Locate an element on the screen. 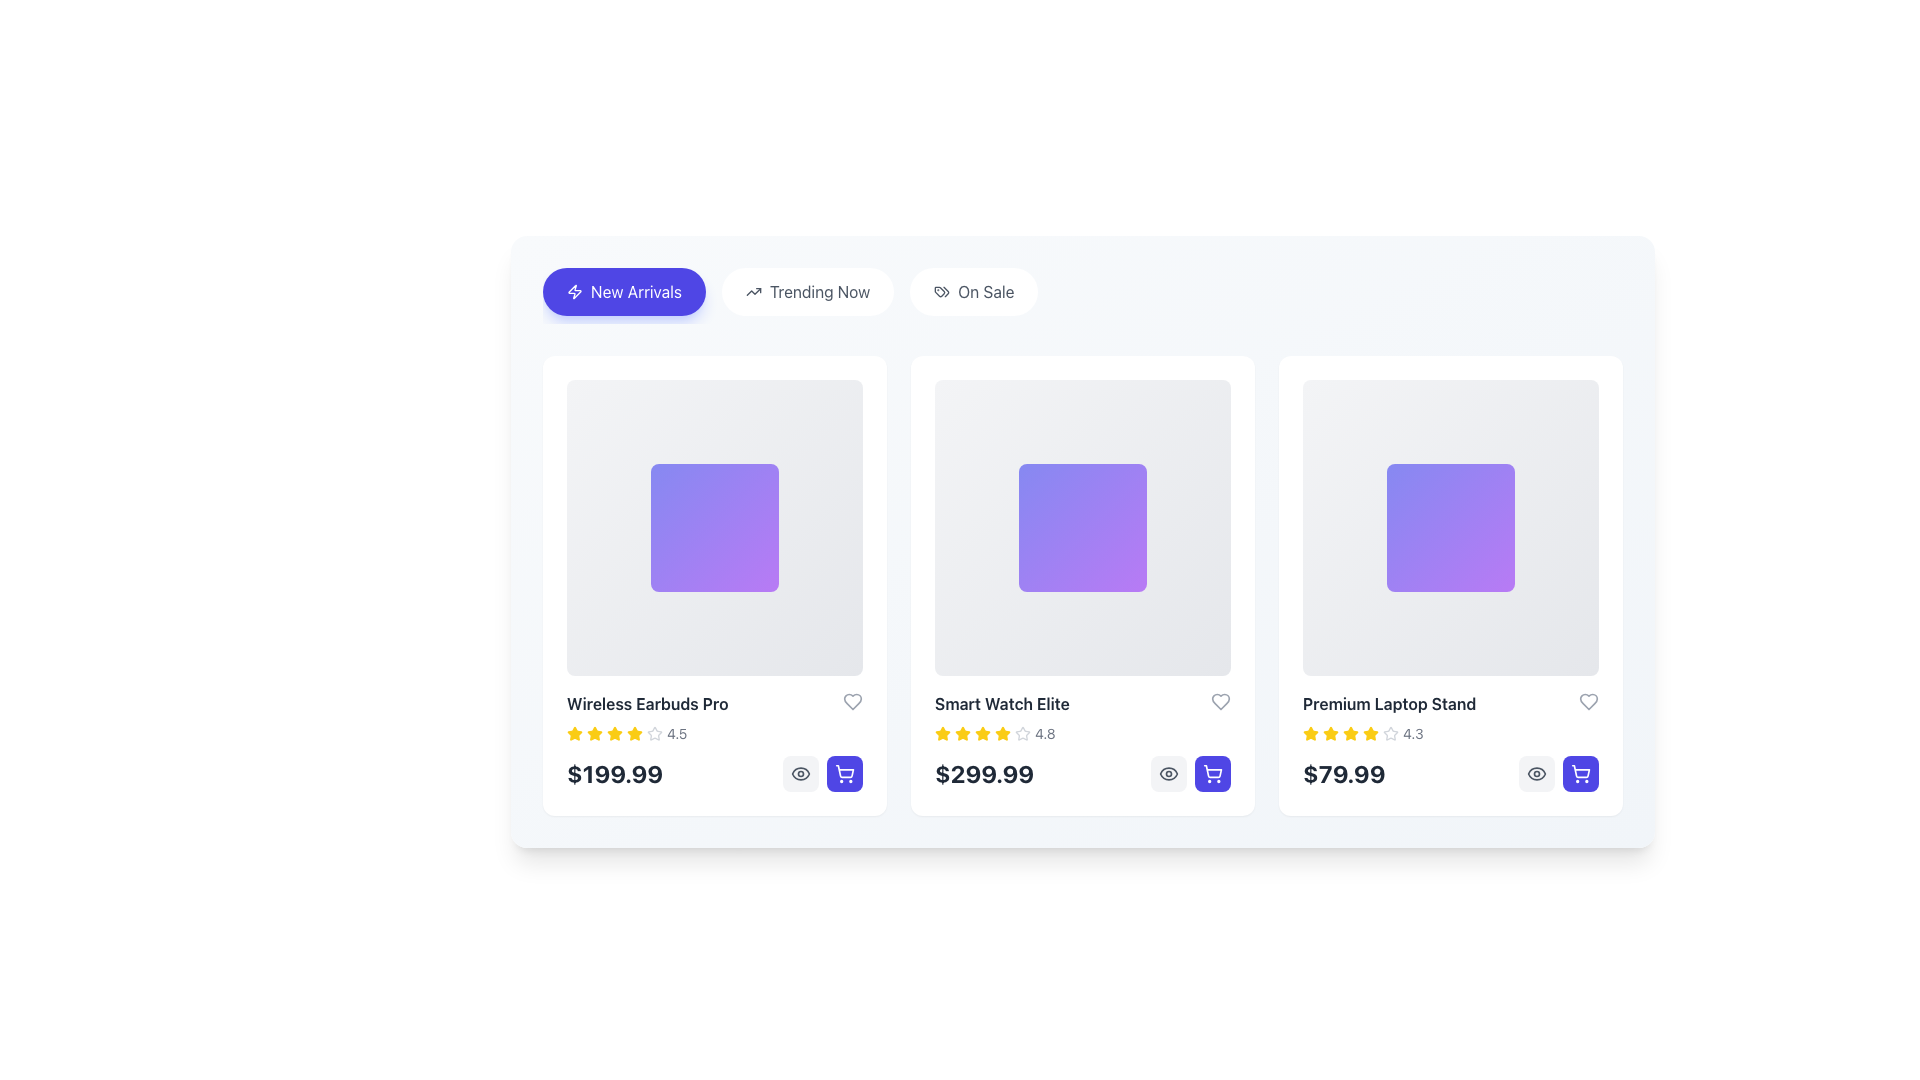 The width and height of the screenshot is (1920, 1080). the Rating Indicator of the 'Smart Watch Elite' product is located at coordinates (1082, 733).